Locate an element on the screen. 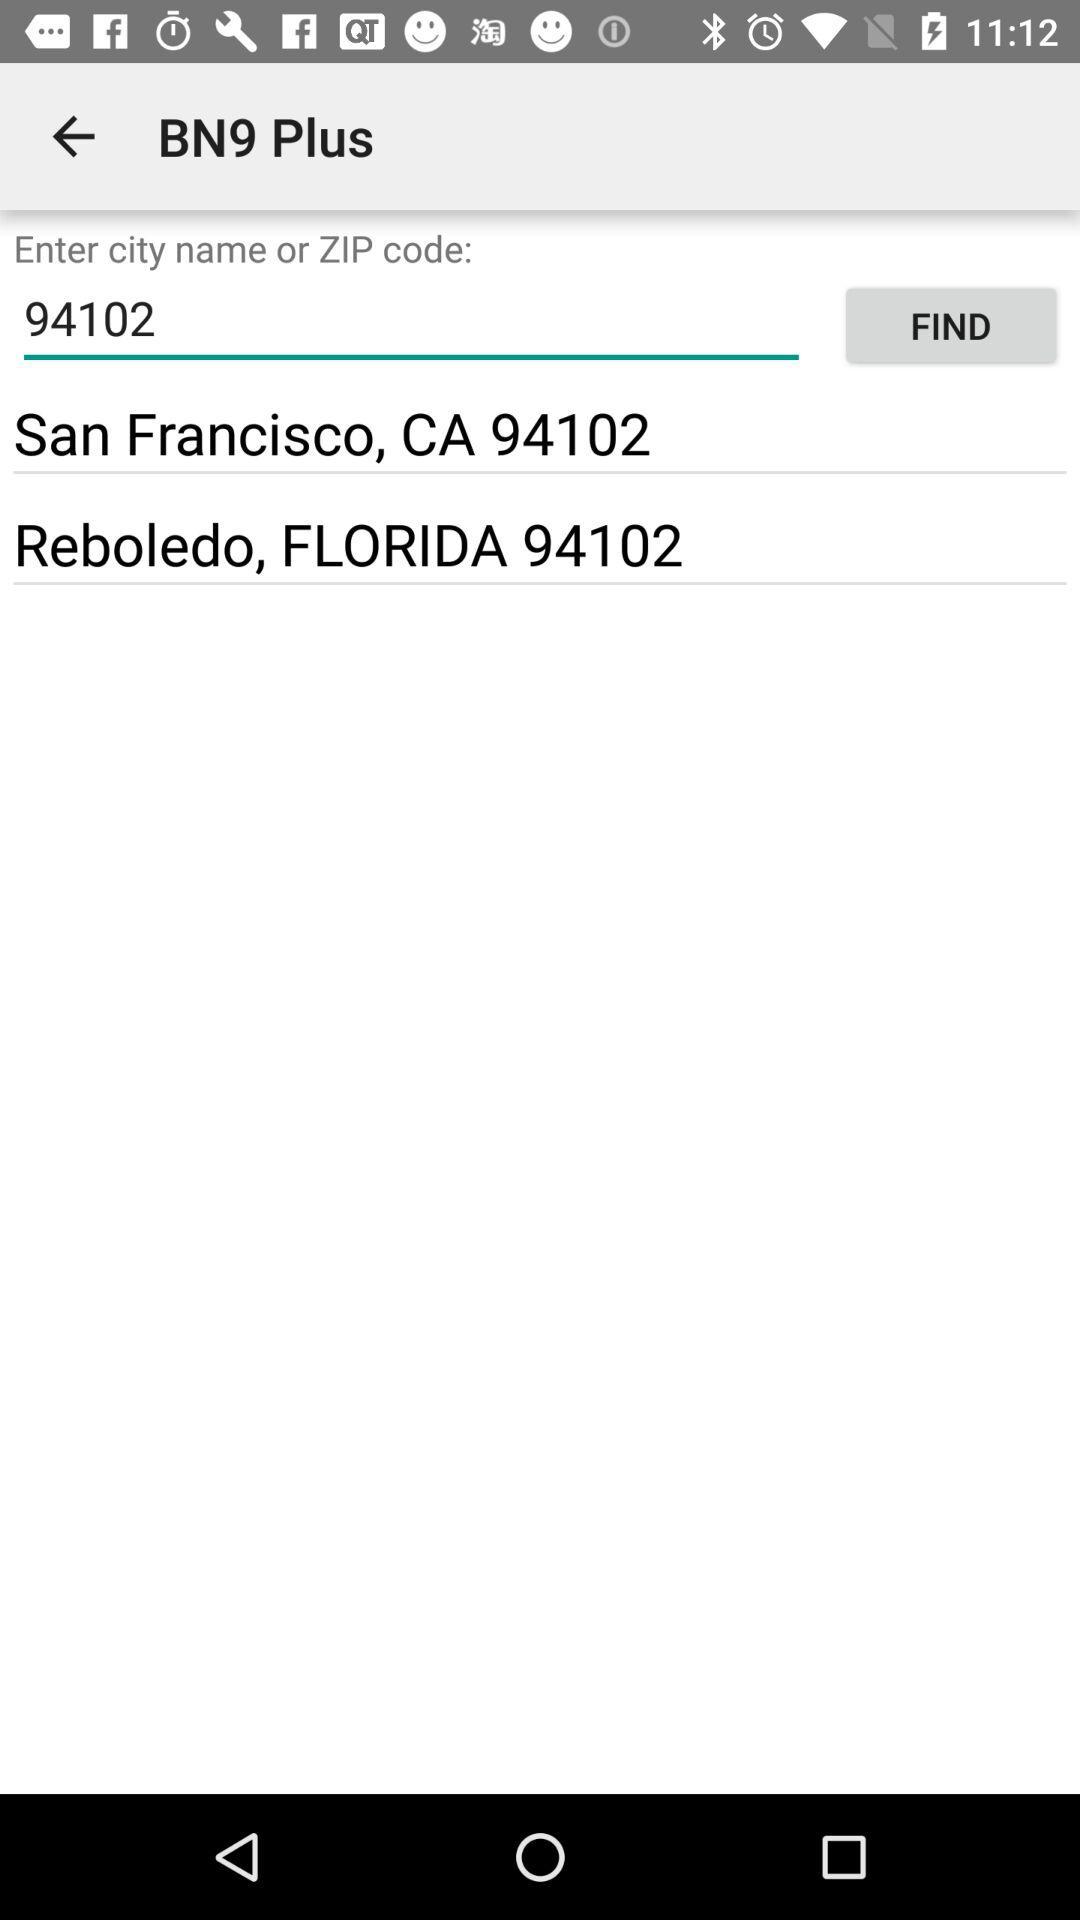 The height and width of the screenshot is (1920, 1080). item next to bn9 plus item is located at coordinates (72, 135).